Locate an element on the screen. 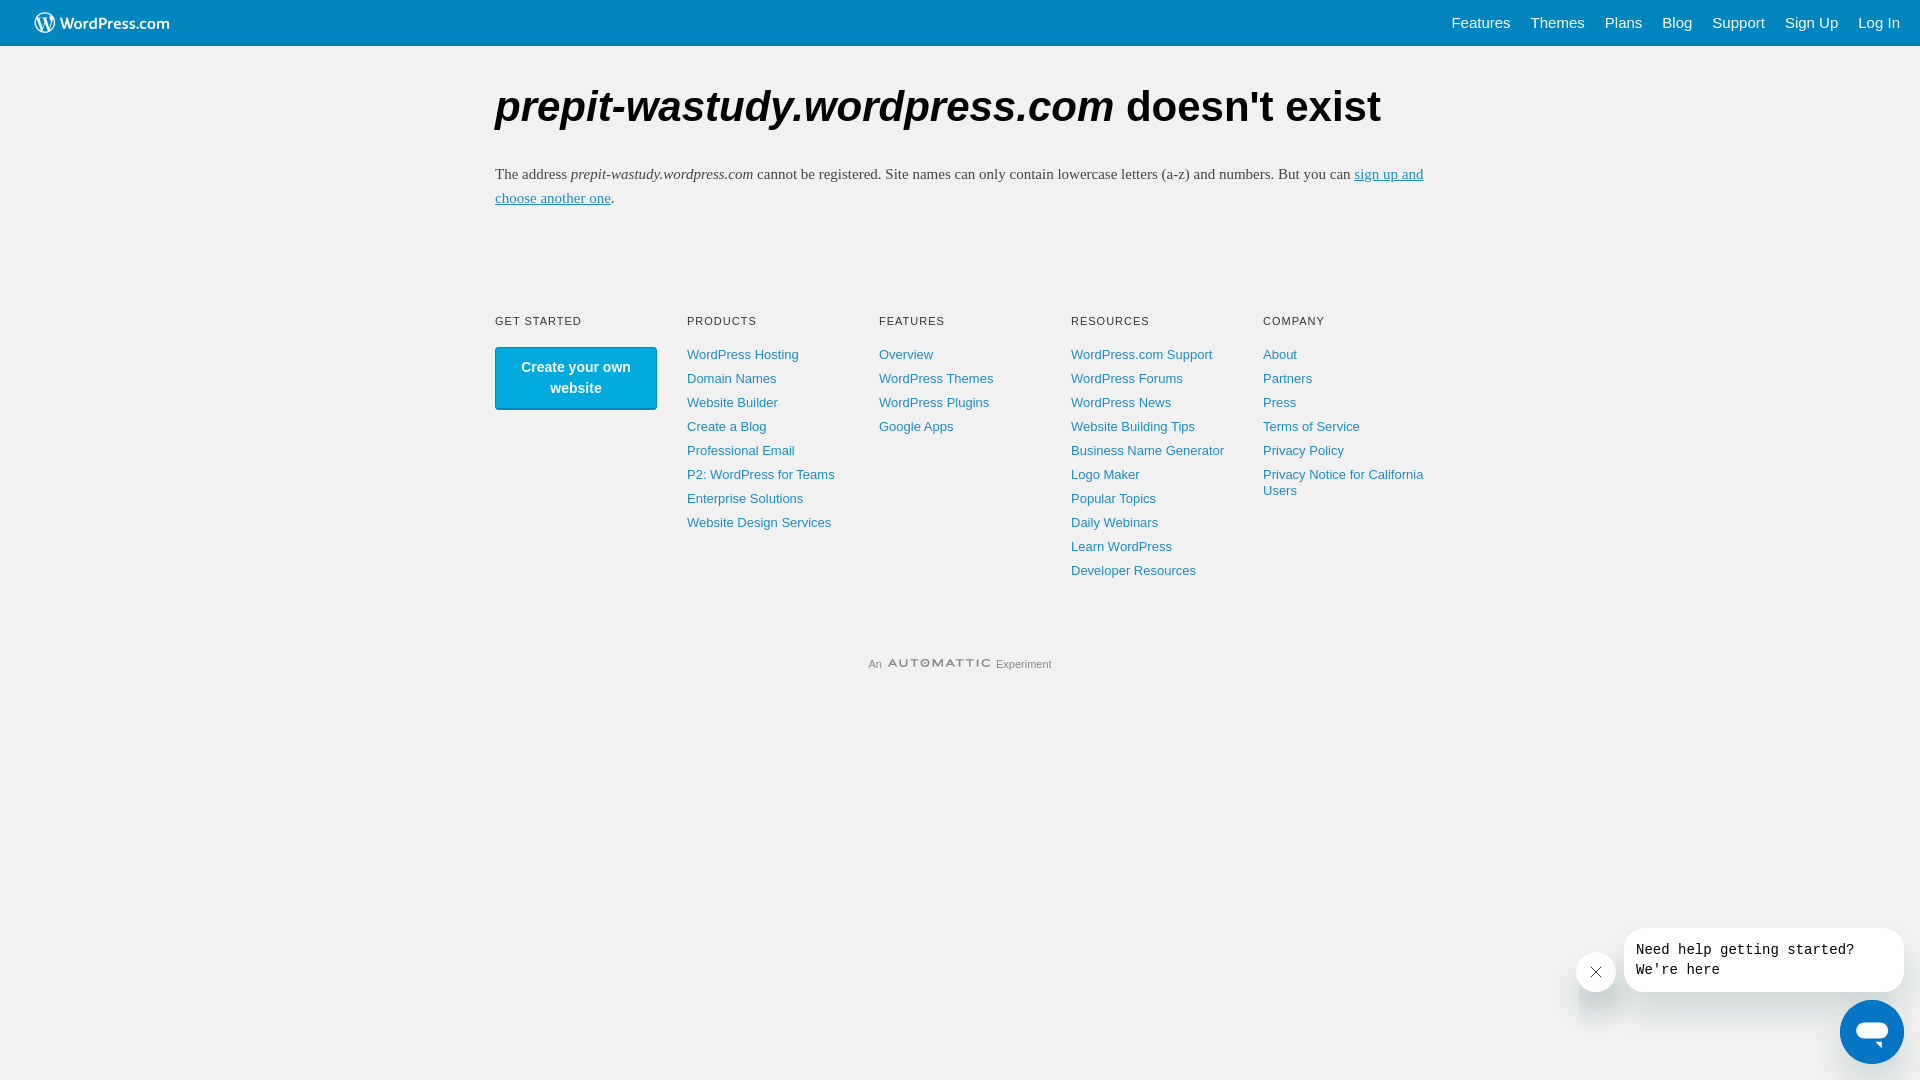 The image size is (1920, 1080). 'Website Building Tips' is located at coordinates (1132, 425).